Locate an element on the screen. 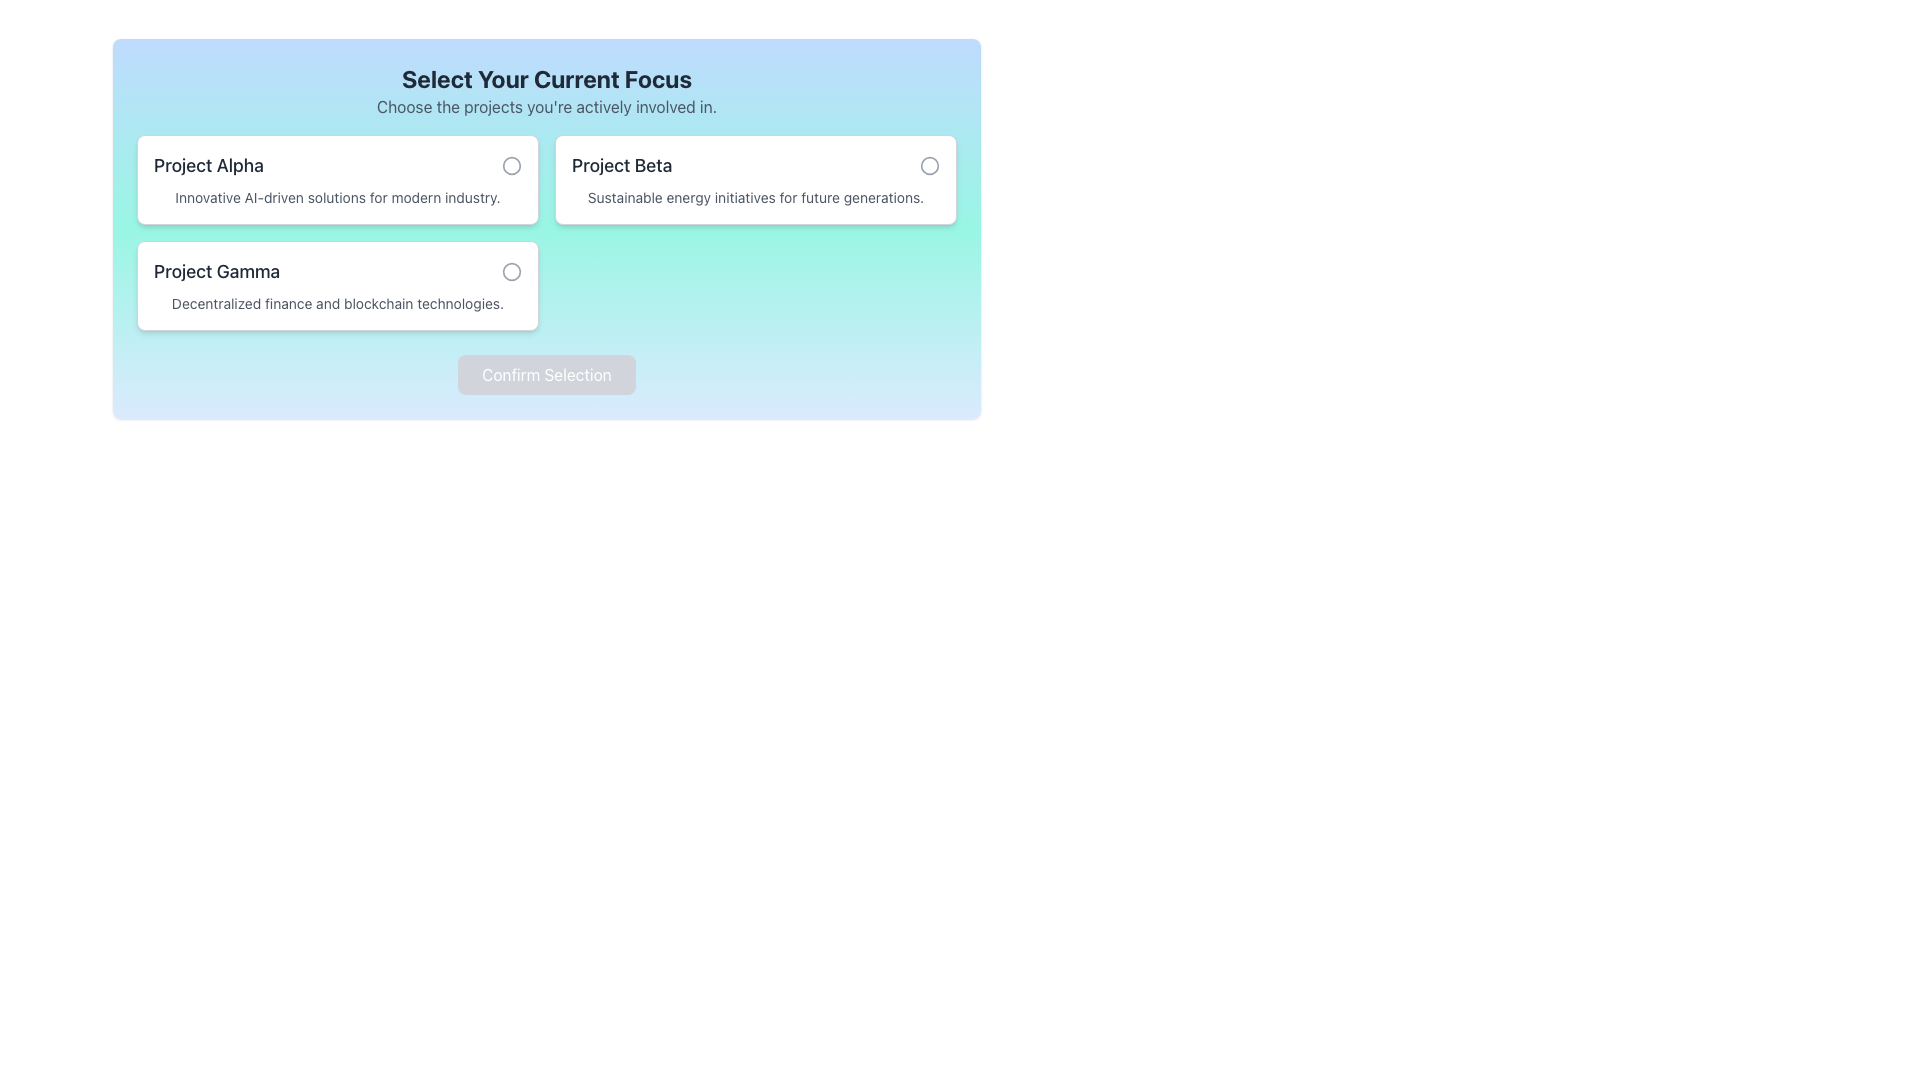  the circular radio button icon located next to the label 'Project Alpha' is located at coordinates (510, 164).